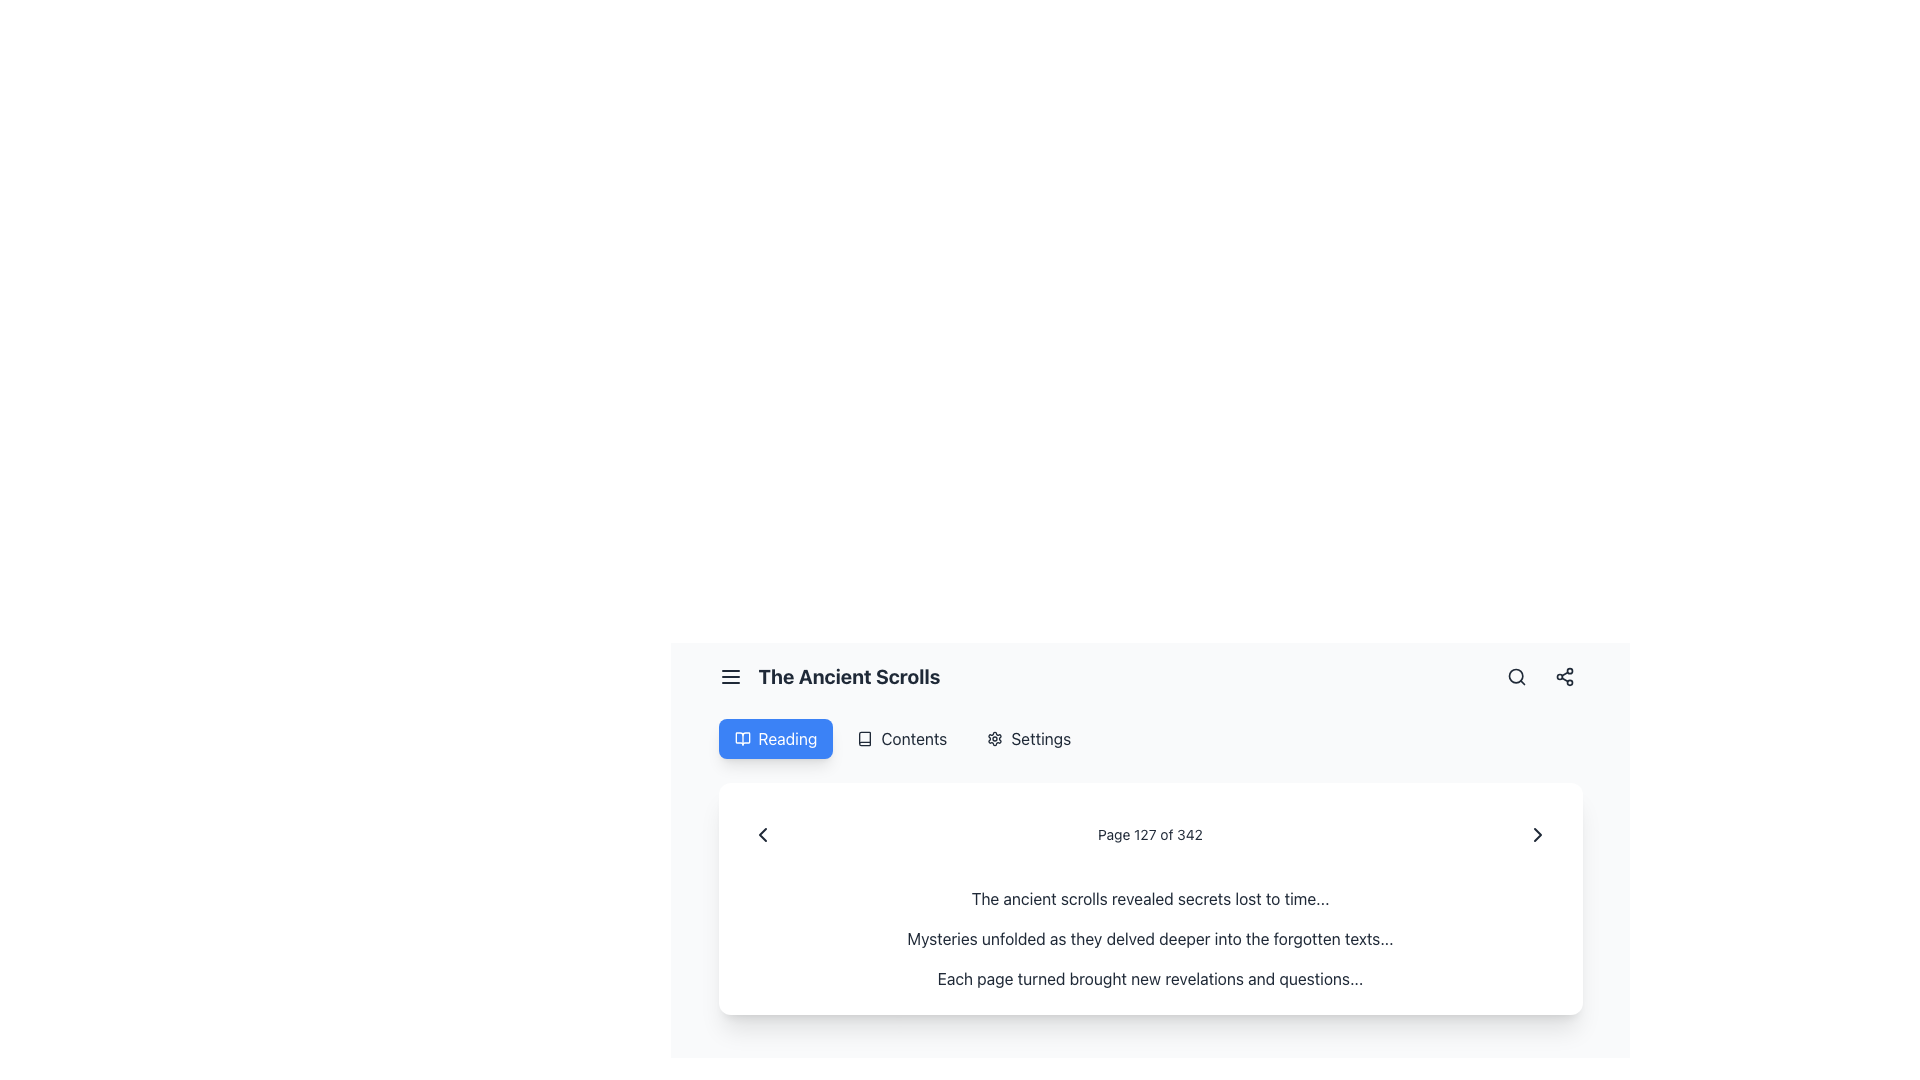 This screenshot has height=1080, width=1920. I want to click on the right-facing chevron icon located at the top-right corner of the card element displaying page information, so click(1537, 834).